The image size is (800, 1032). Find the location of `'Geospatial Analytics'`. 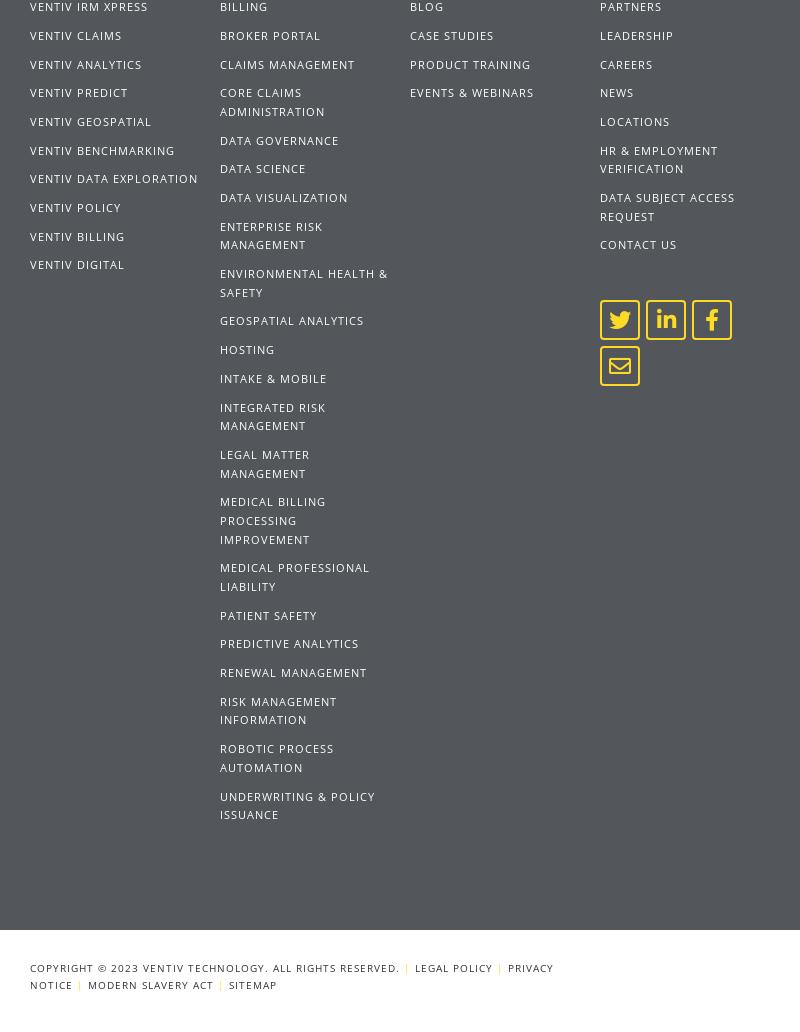

'Geospatial Analytics' is located at coordinates (292, 320).